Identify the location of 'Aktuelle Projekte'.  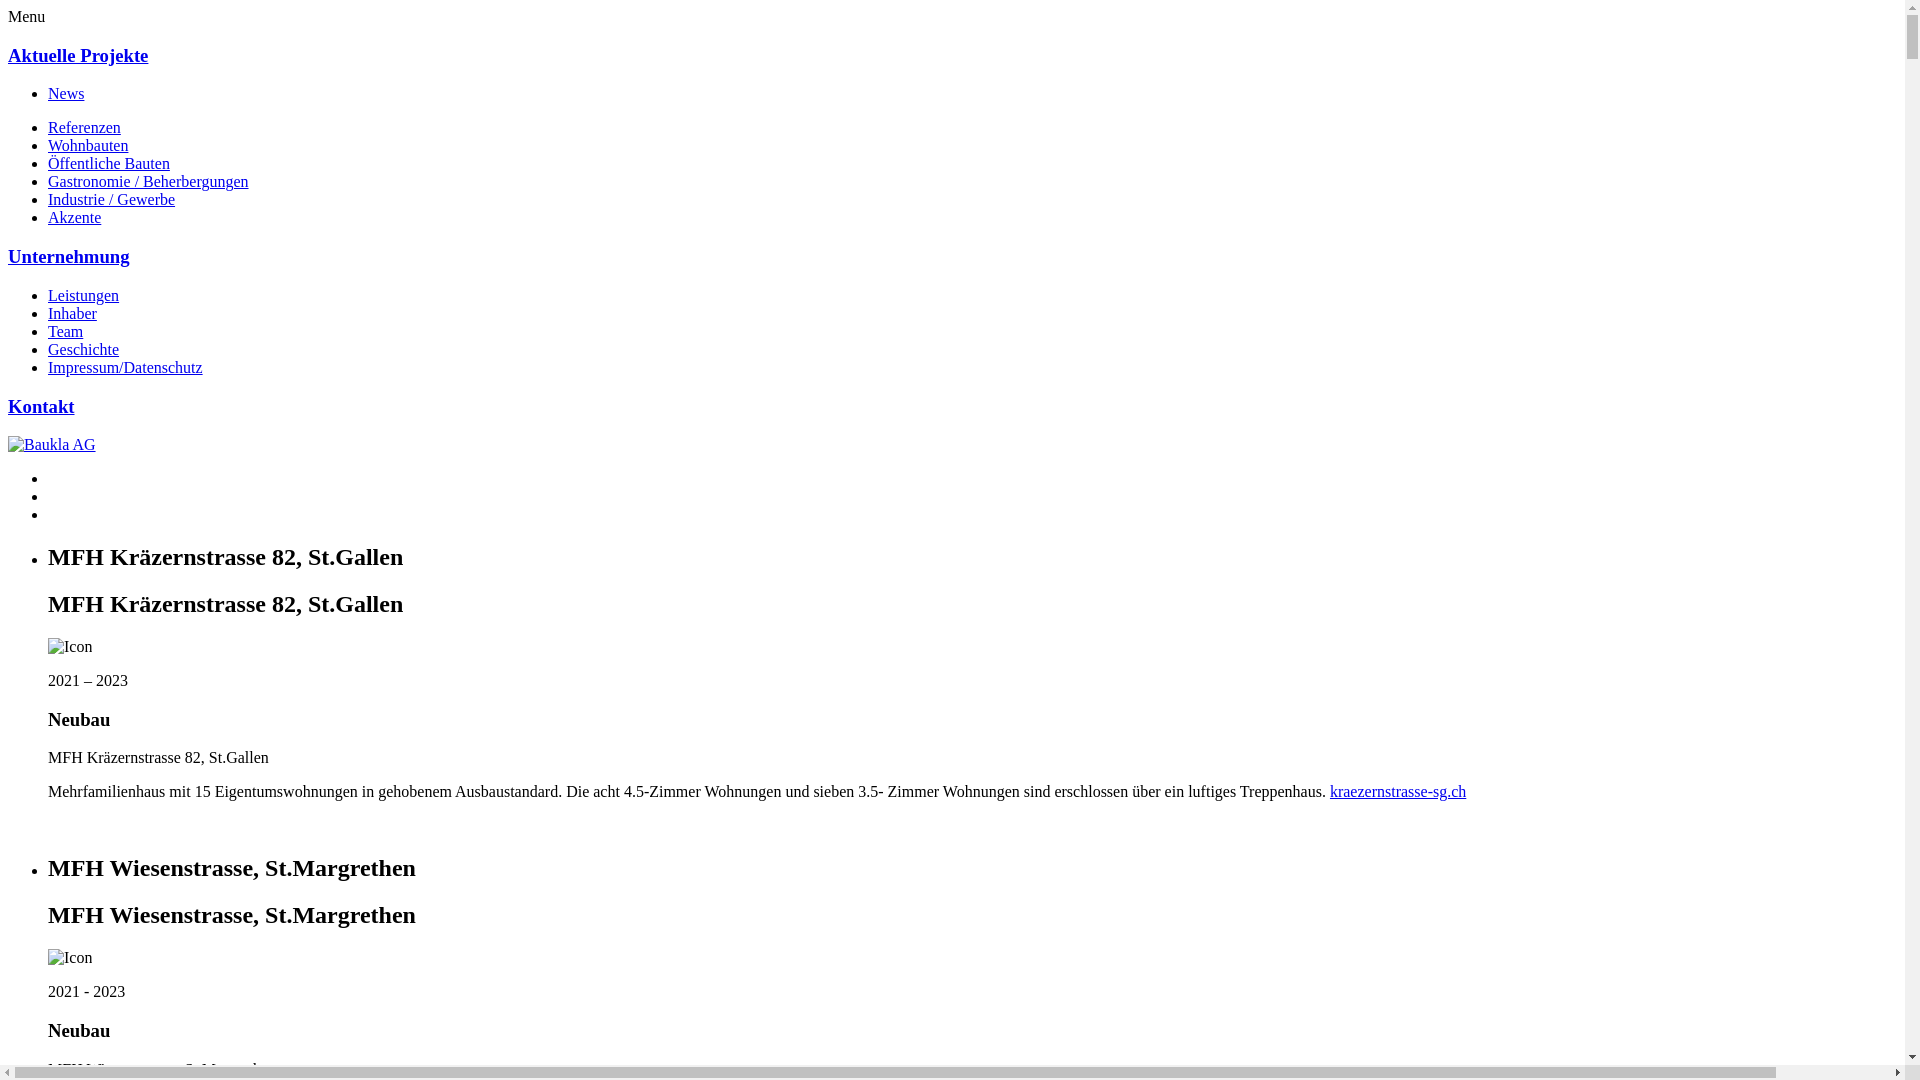
(77, 54).